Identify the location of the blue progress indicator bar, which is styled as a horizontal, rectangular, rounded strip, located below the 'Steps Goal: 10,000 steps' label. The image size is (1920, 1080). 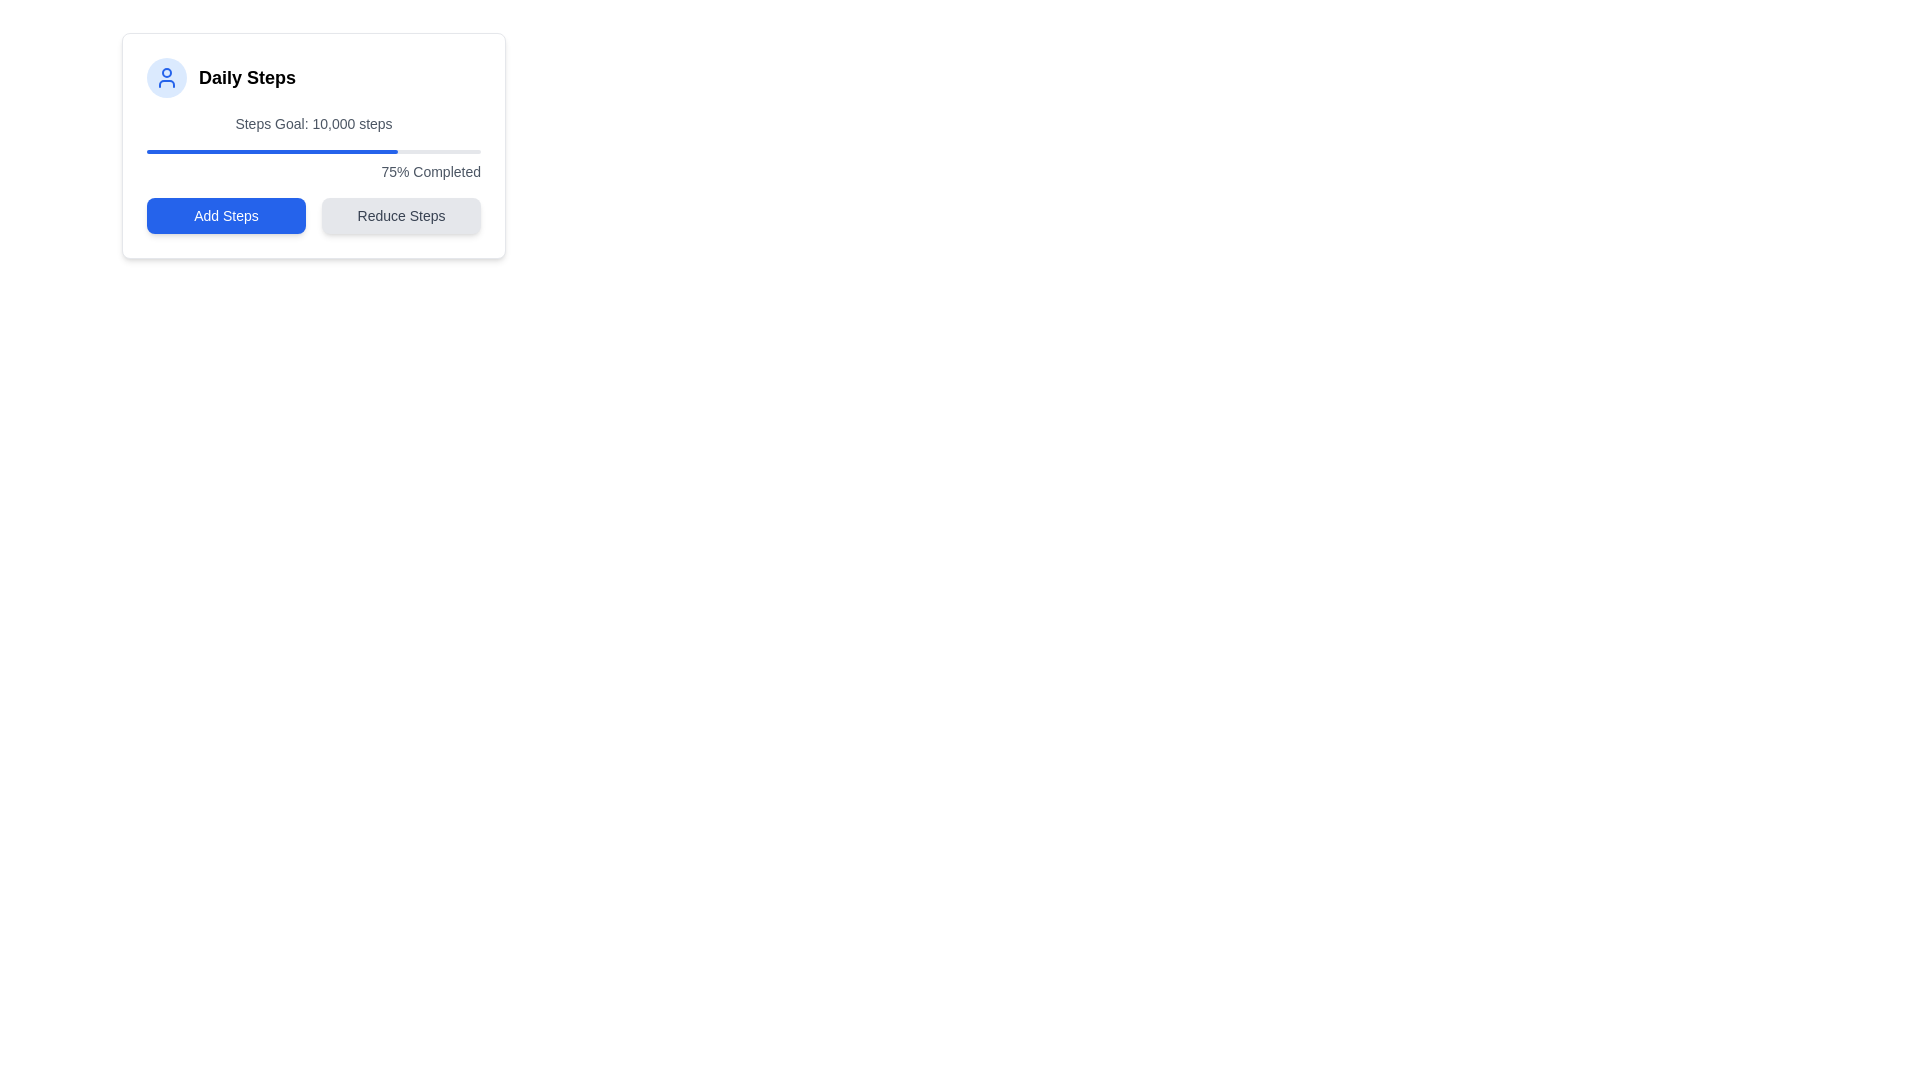
(271, 150).